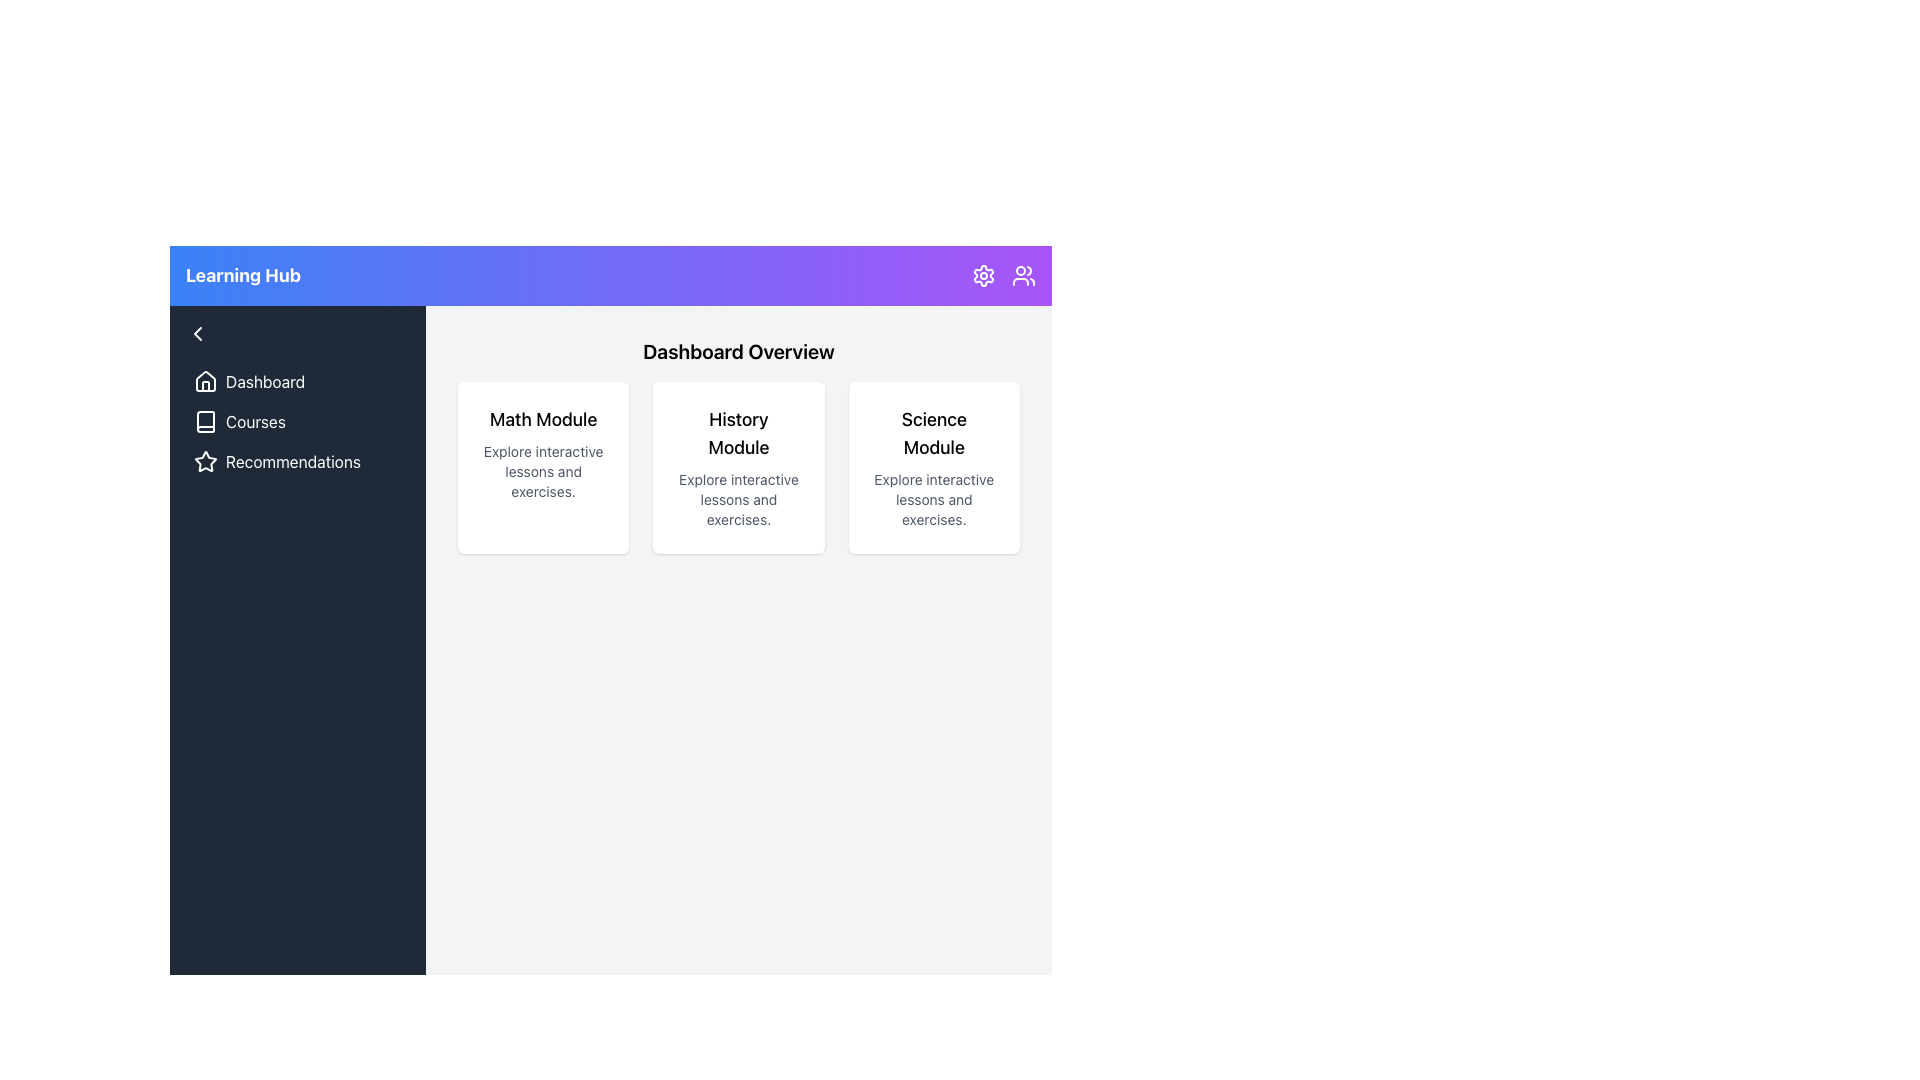 The image size is (1920, 1080). Describe the element at coordinates (264, 381) in the screenshot. I see `the navigation link labeled 'Dashboard' located at the top of the navigation menu for keyboard navigation` at that location.